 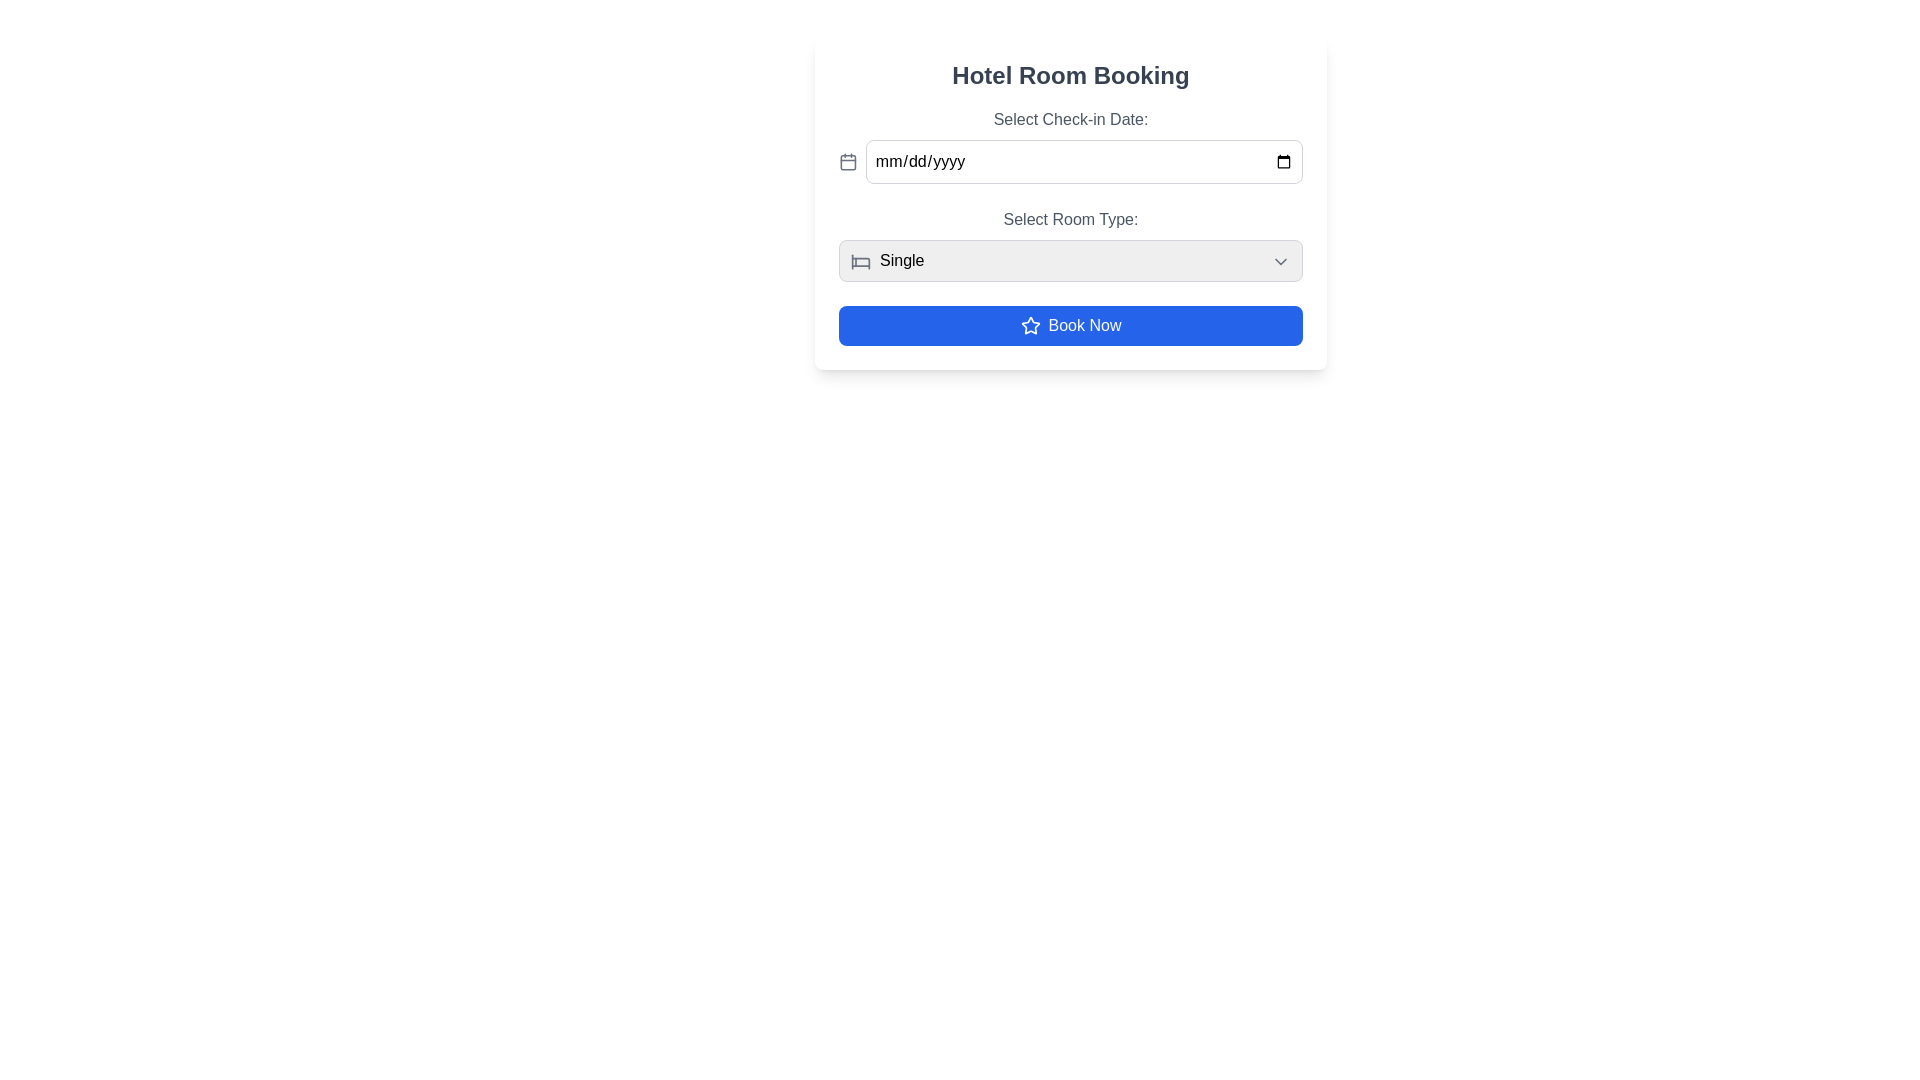 What do you see at coordinates (1069, 325) in the screenshot?
I see `the booking button located at the bottom of the 'Hotel Room Booking' interface to initiate the booking process` at bounding box center [1069, 325].